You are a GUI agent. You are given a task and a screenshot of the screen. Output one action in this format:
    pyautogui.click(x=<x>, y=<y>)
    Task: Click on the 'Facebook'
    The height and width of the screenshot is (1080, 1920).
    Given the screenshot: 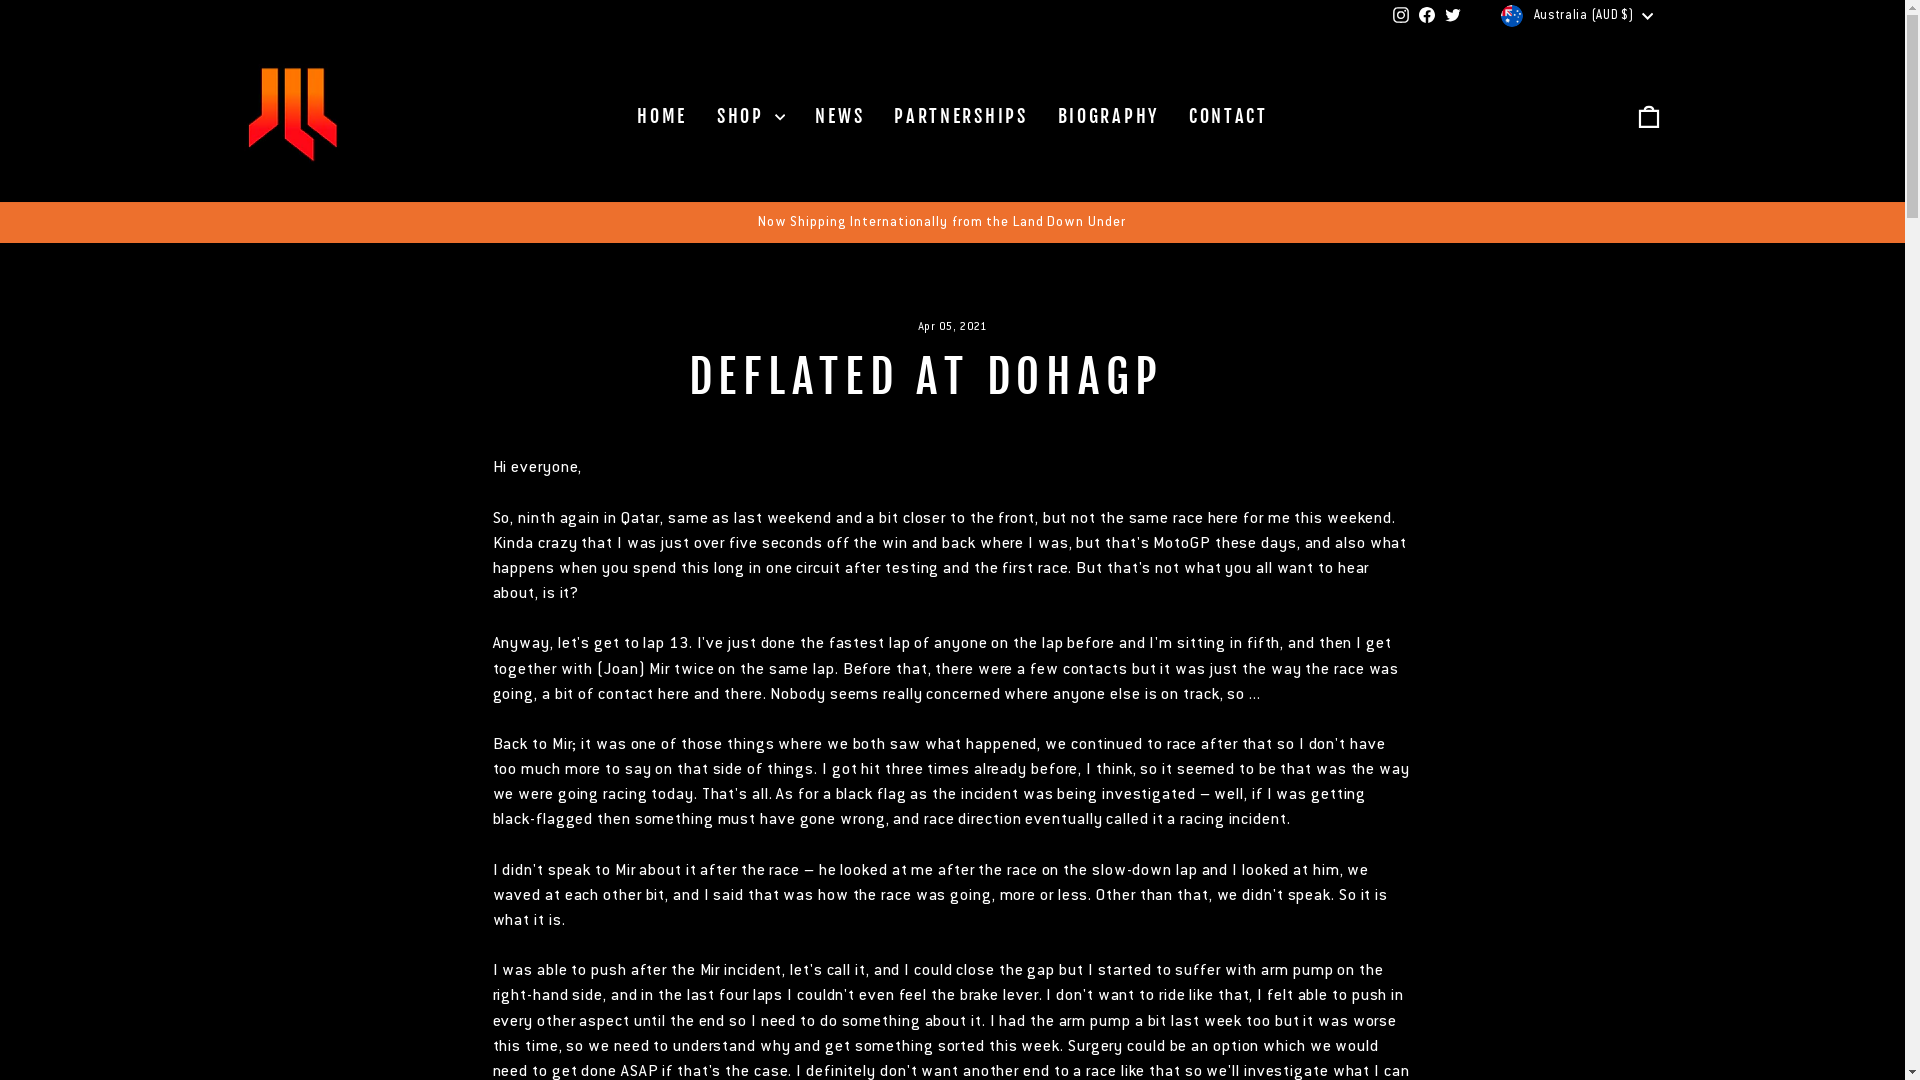 What is the action you would take?
    pyautogui.click(x=1425, y=15)
    